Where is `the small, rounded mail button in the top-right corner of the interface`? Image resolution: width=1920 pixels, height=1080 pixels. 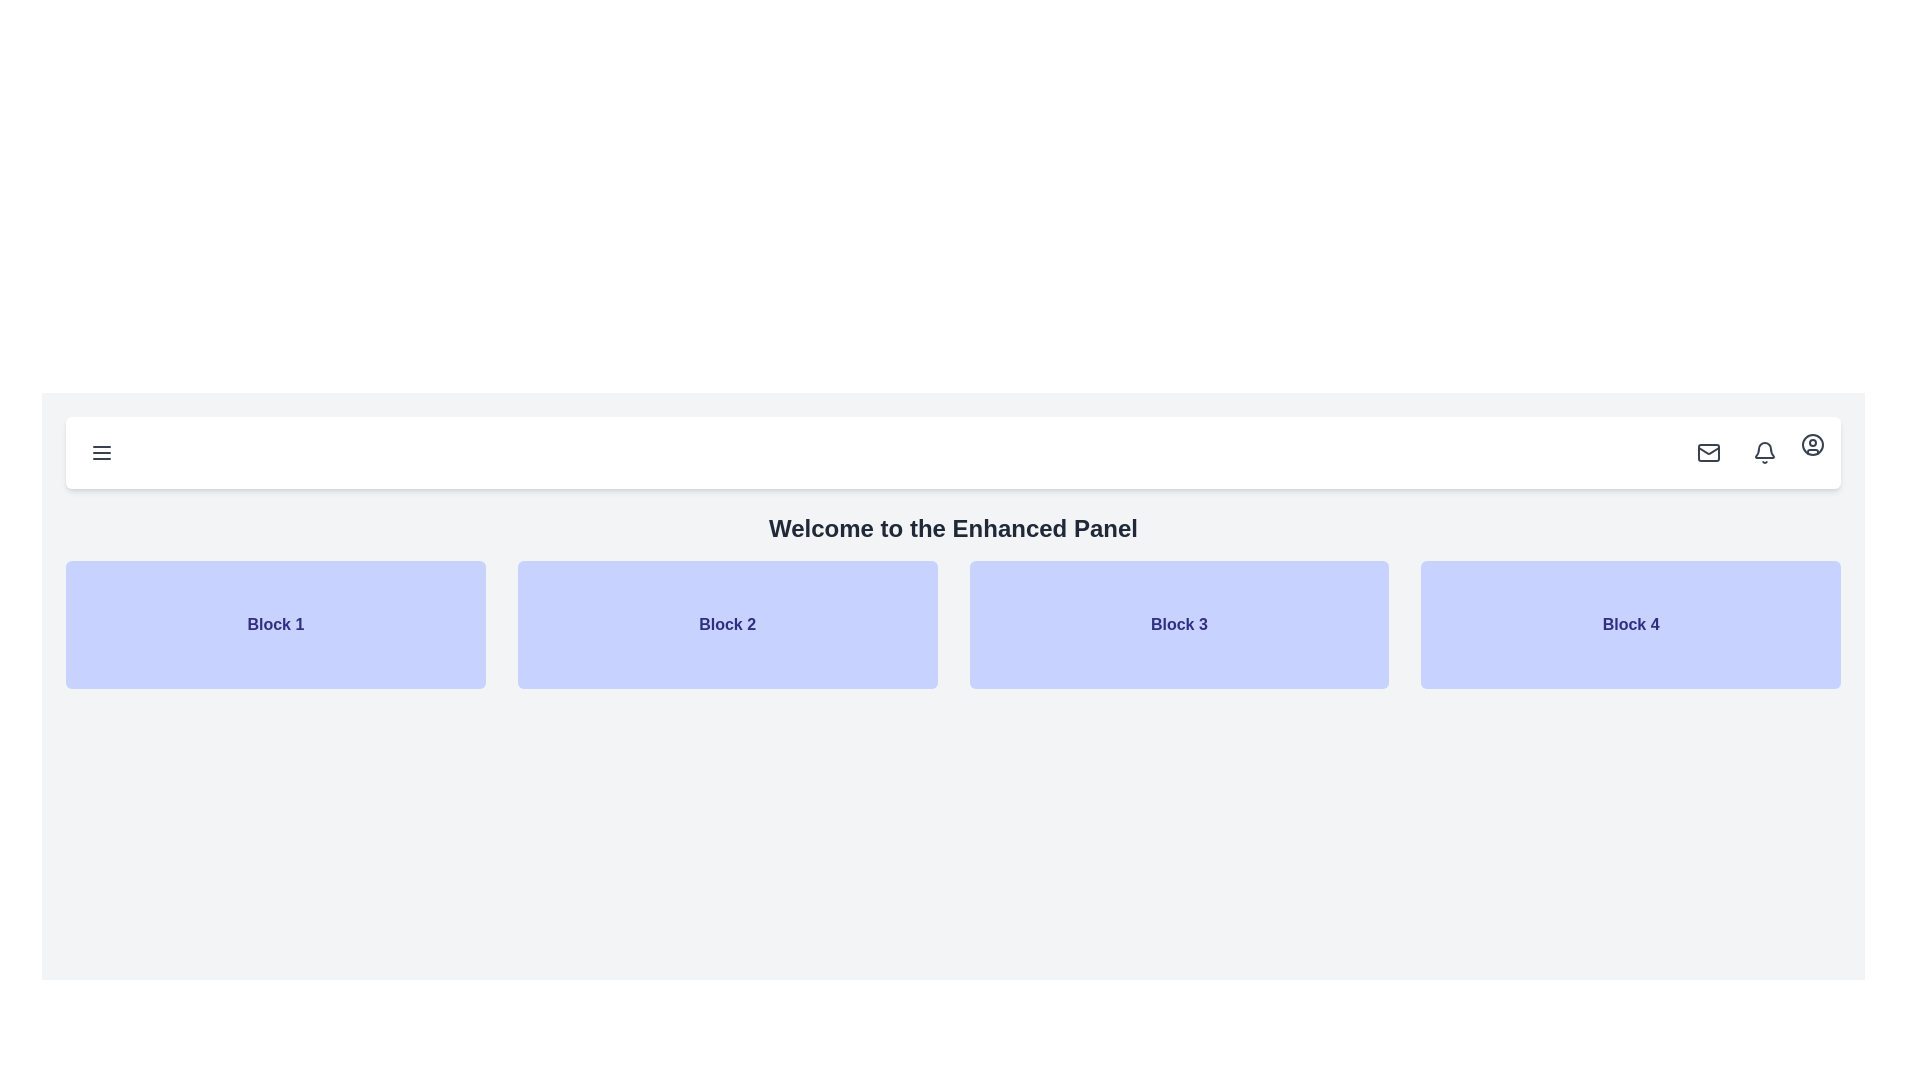 the small, rounded mail button in the top-right corner of the interface is located at coordinates (1707, 452).